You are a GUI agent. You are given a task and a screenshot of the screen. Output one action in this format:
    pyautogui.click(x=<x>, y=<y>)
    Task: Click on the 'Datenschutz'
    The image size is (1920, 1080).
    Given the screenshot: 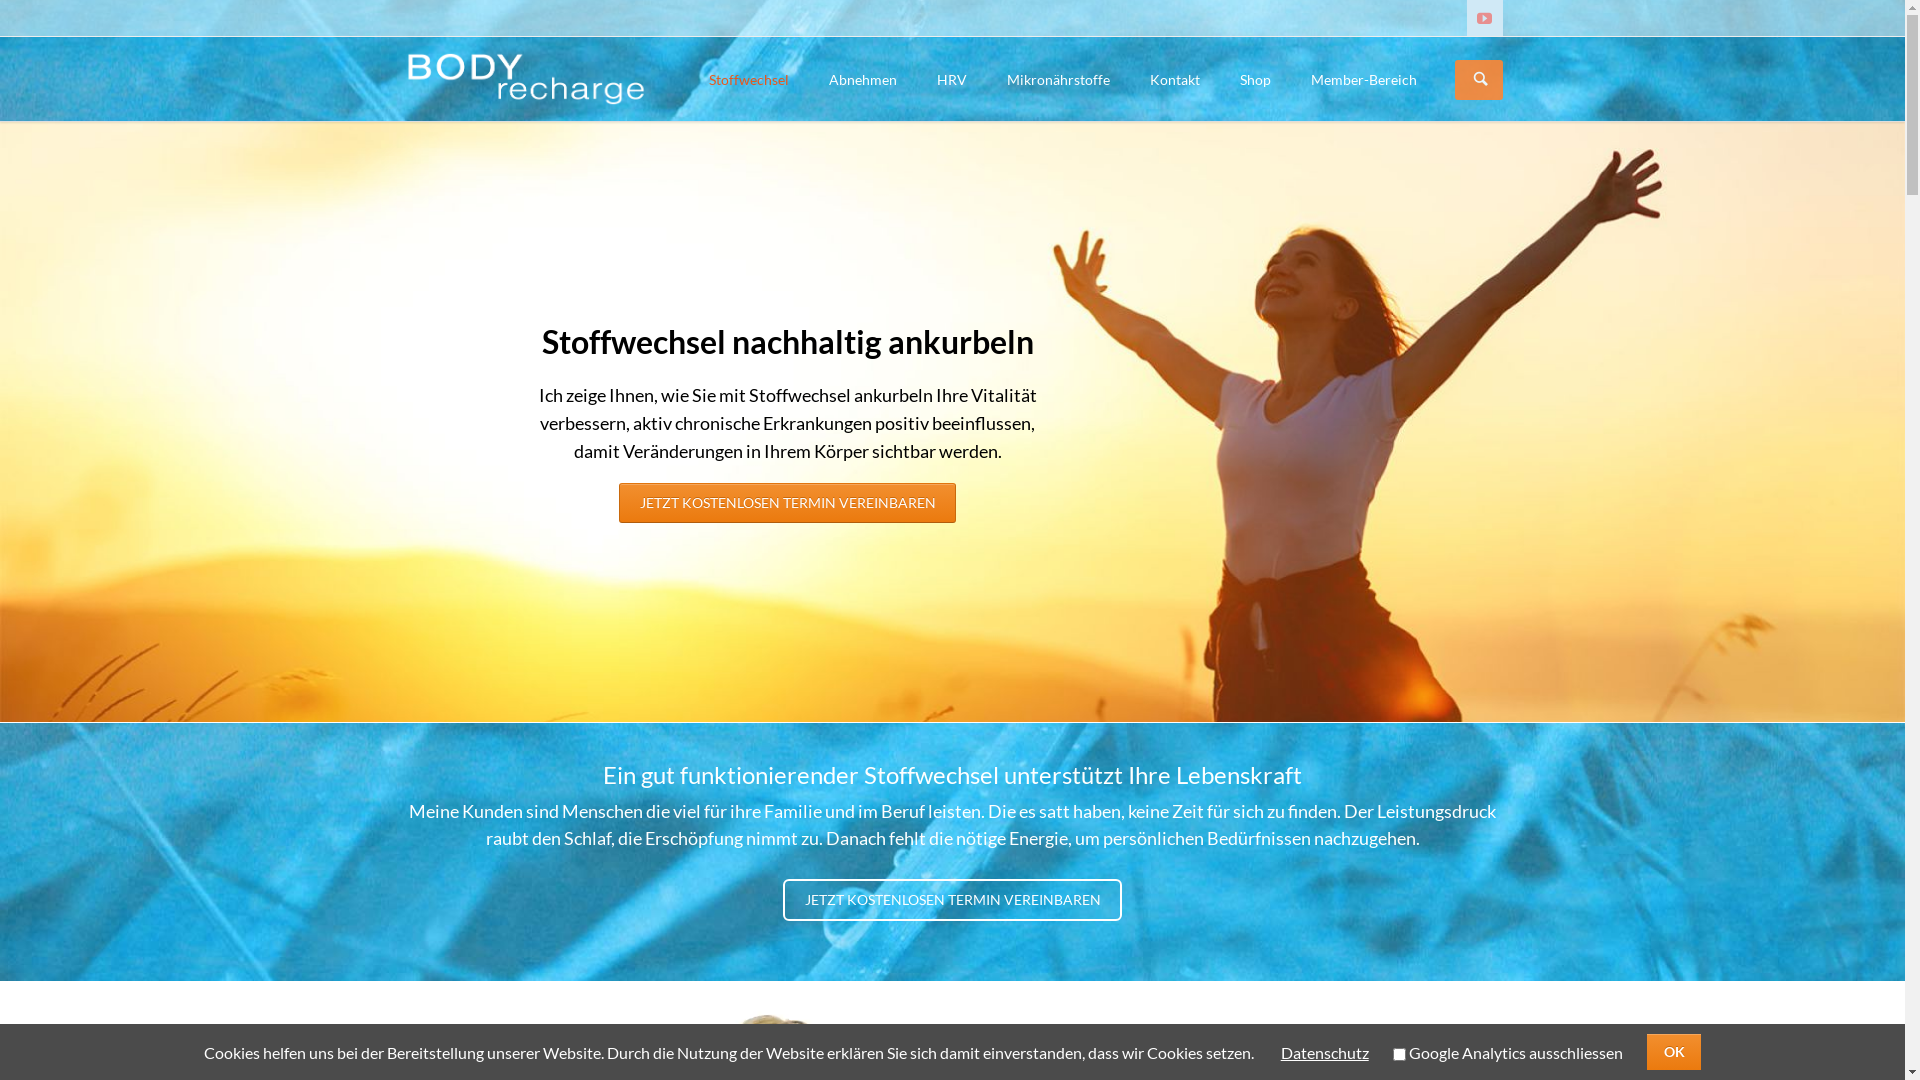 What is the action you would take?
    pyautogui.click(x=1324, y=1051)
    